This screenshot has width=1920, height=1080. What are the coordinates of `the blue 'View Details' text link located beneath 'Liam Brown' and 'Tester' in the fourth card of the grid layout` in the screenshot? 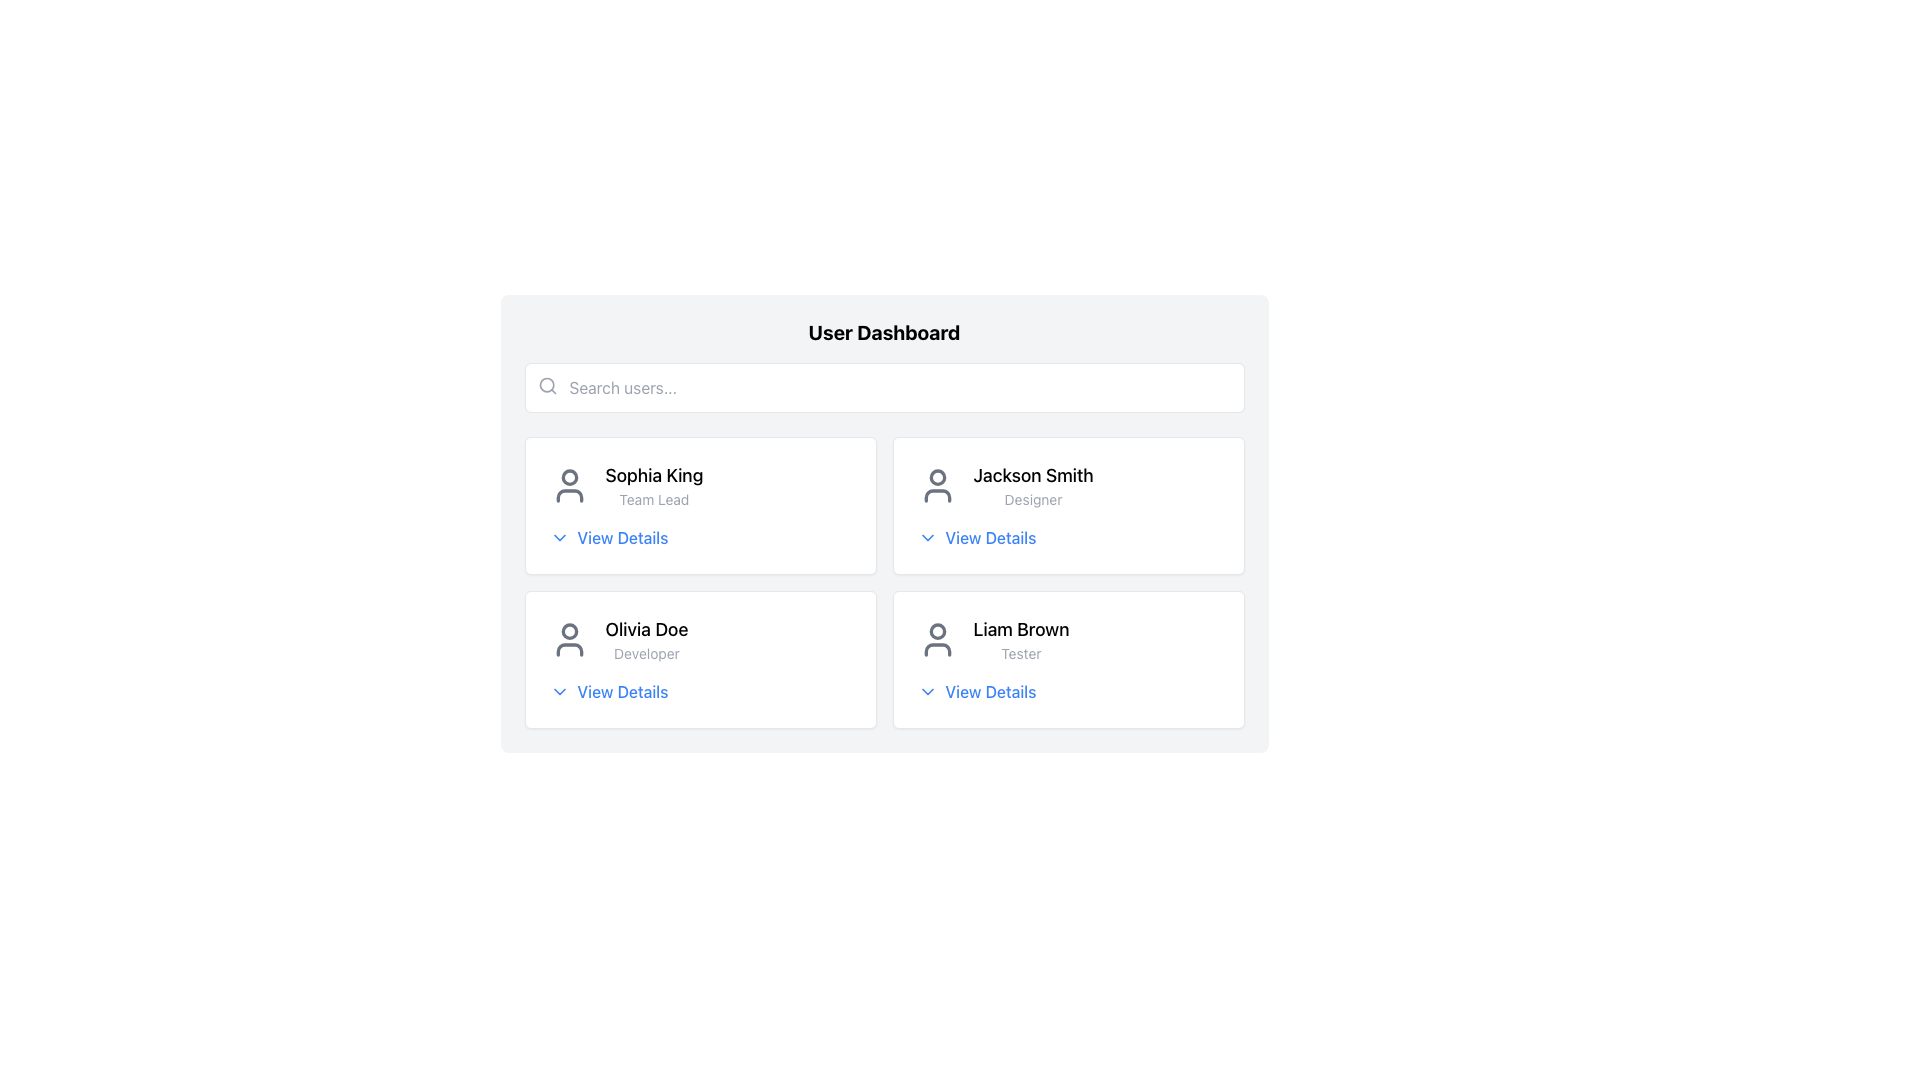 It's located at (977, 690).